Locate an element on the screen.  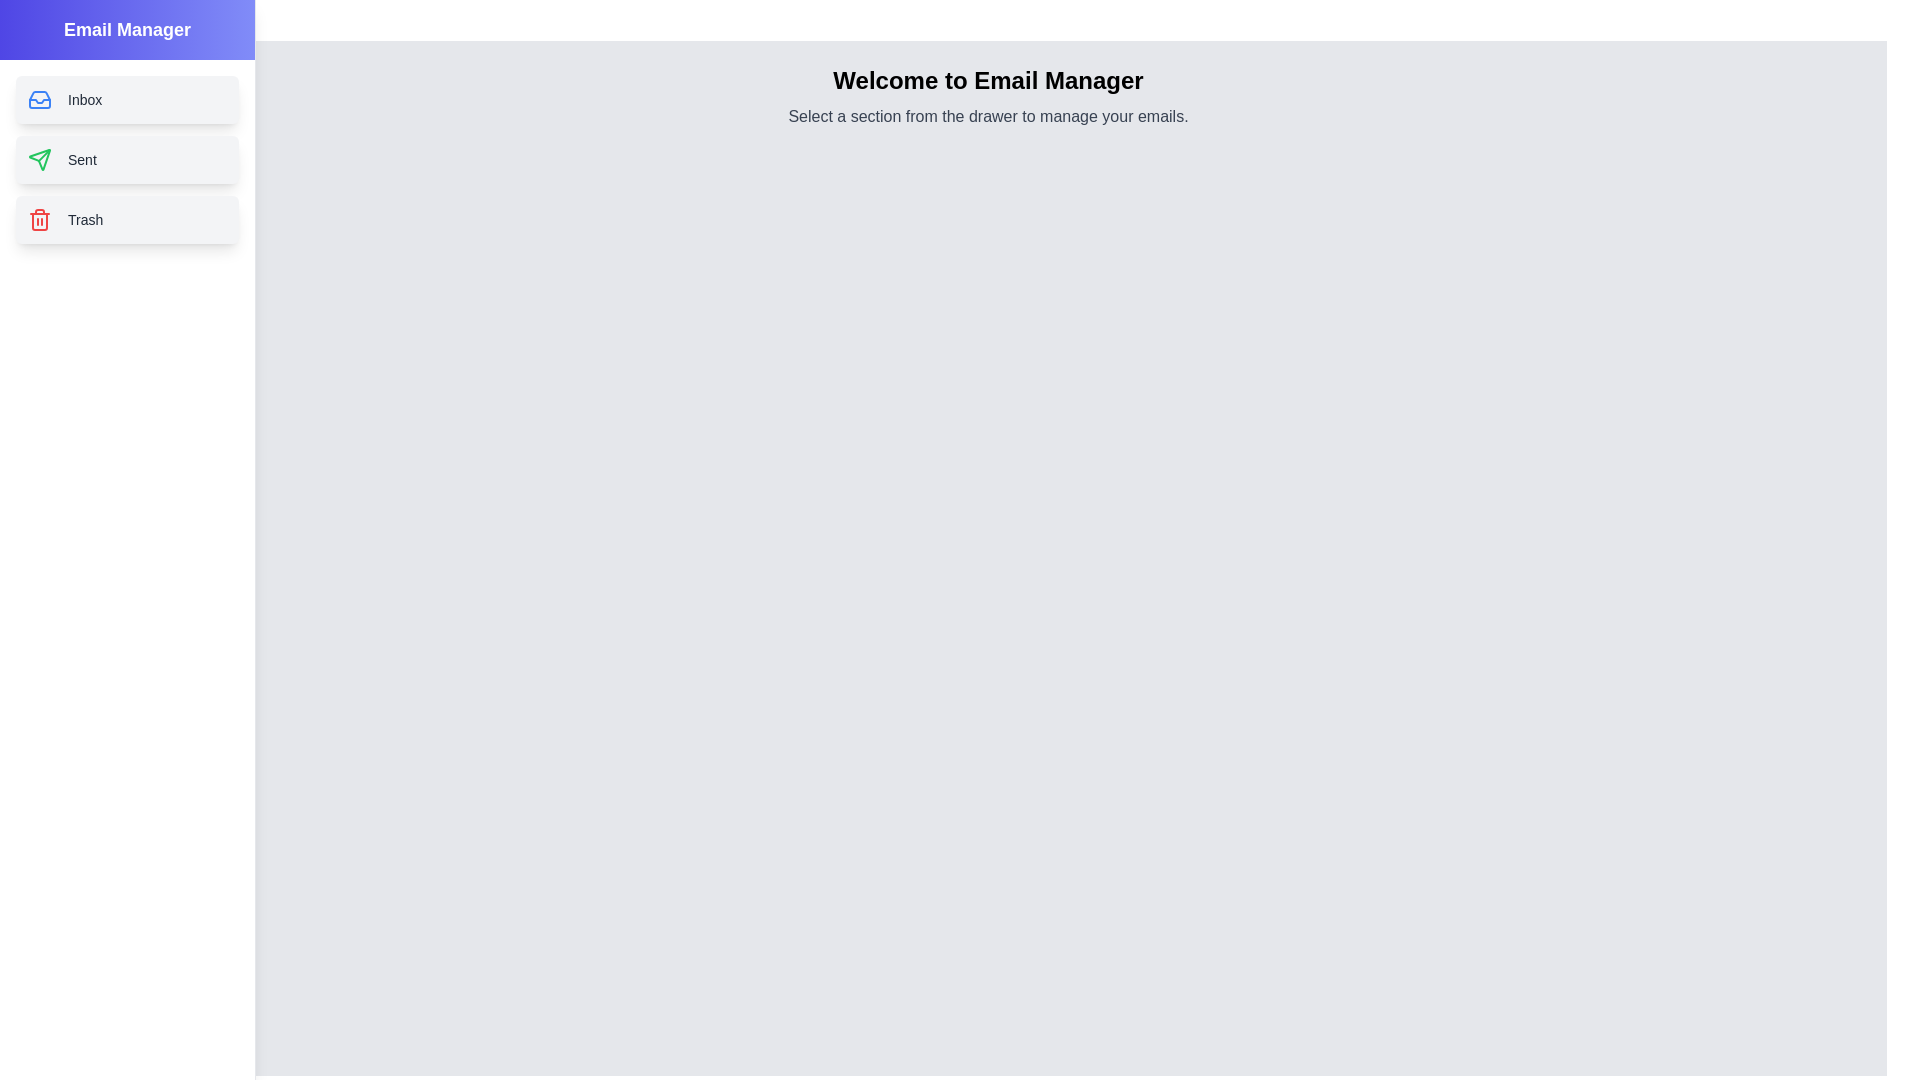
the Inbox section from the drawer is located at coordinates (126, 100).